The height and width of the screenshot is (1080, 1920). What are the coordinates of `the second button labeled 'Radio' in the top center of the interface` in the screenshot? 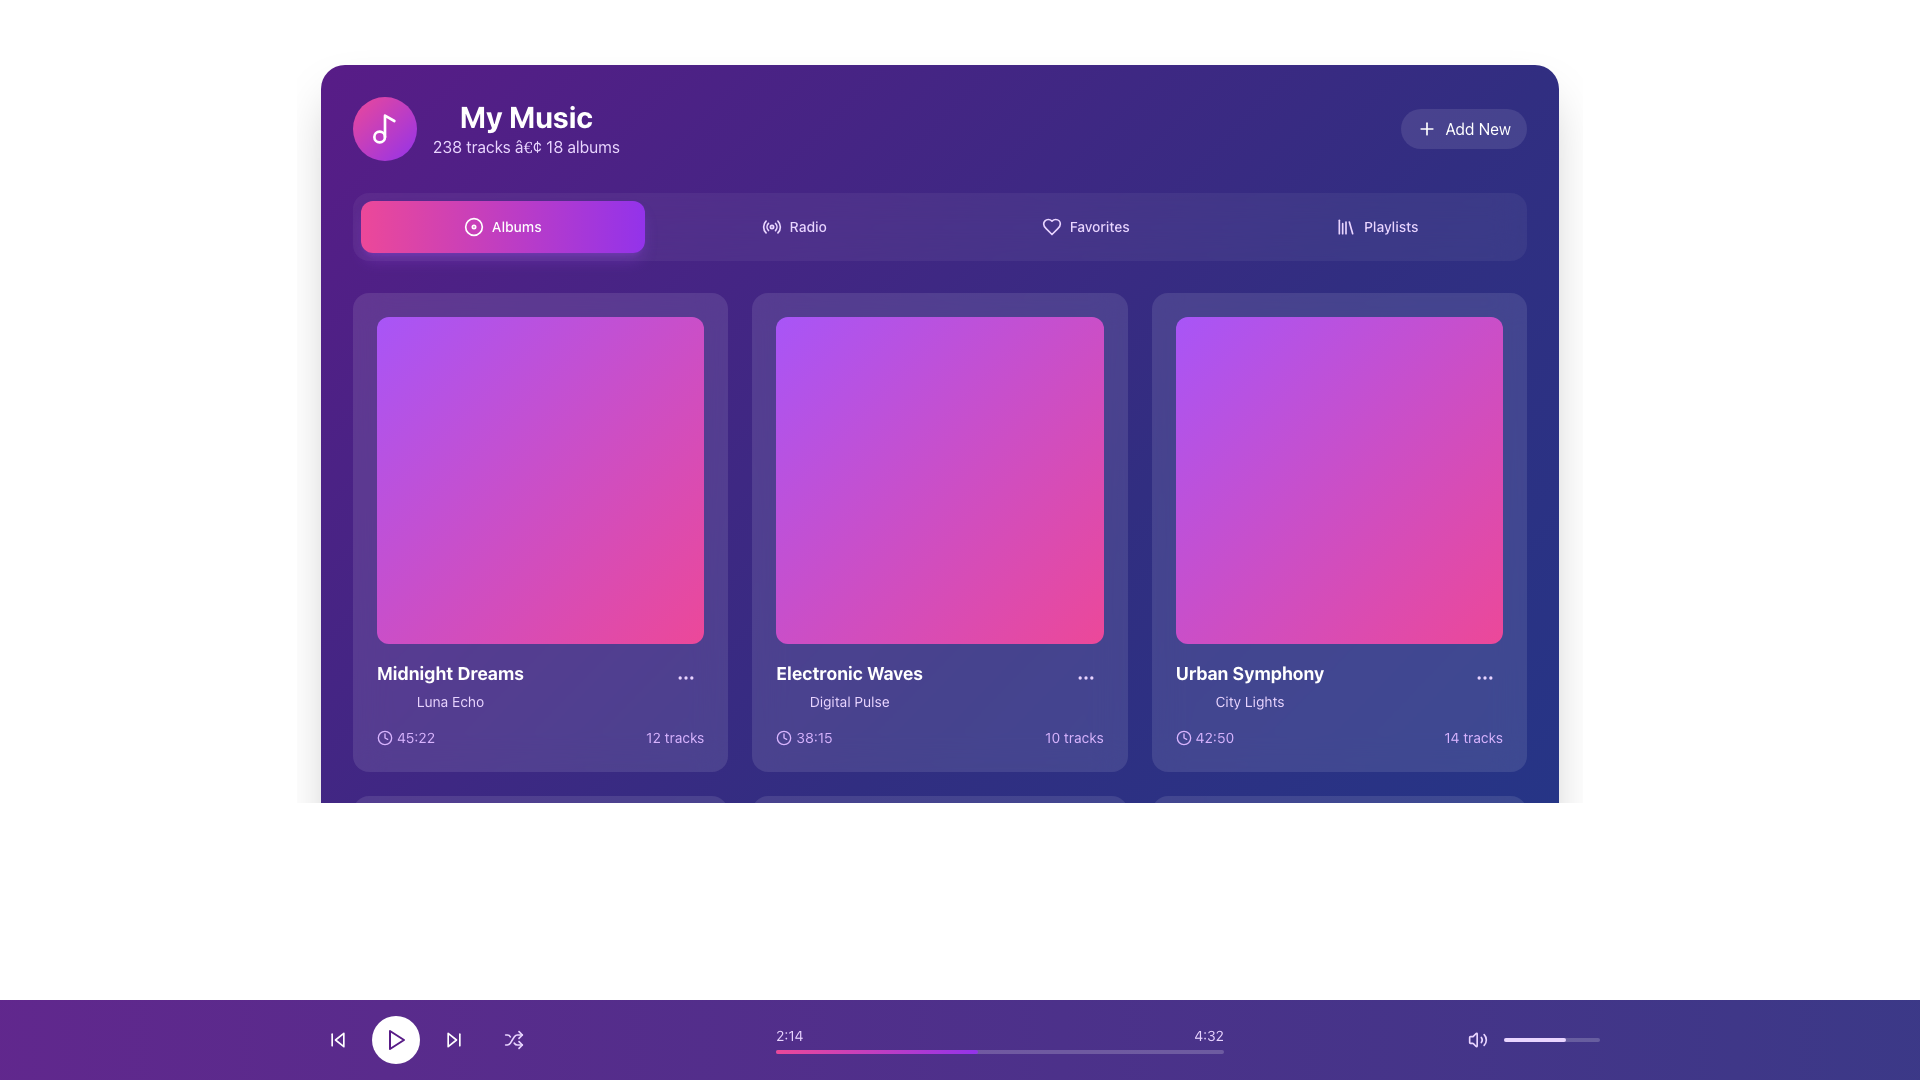 It's located at (793, 226).